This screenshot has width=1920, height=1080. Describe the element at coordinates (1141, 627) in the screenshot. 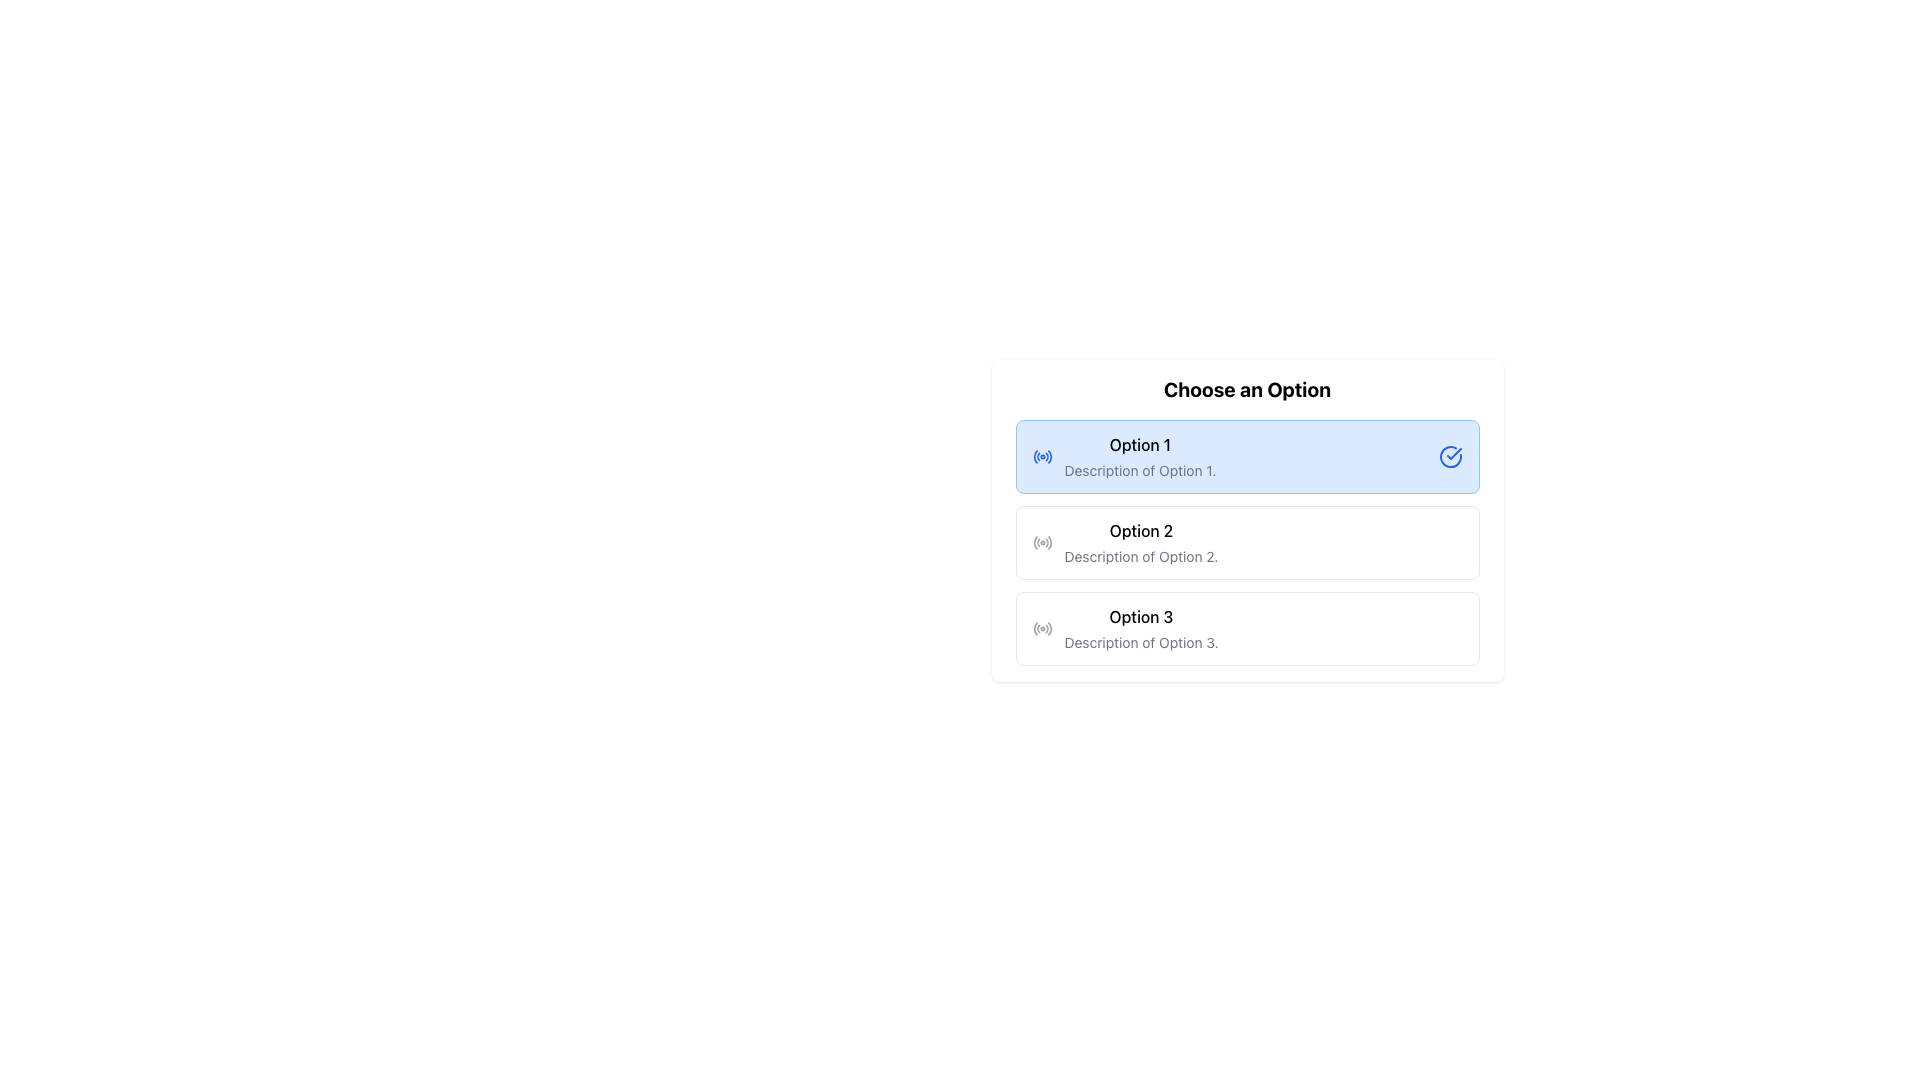

I see `the text block labeled 'Option 3' with the subtitle 'Description of Option 3' in the selection list titled 'Choose an Option'` at that location.